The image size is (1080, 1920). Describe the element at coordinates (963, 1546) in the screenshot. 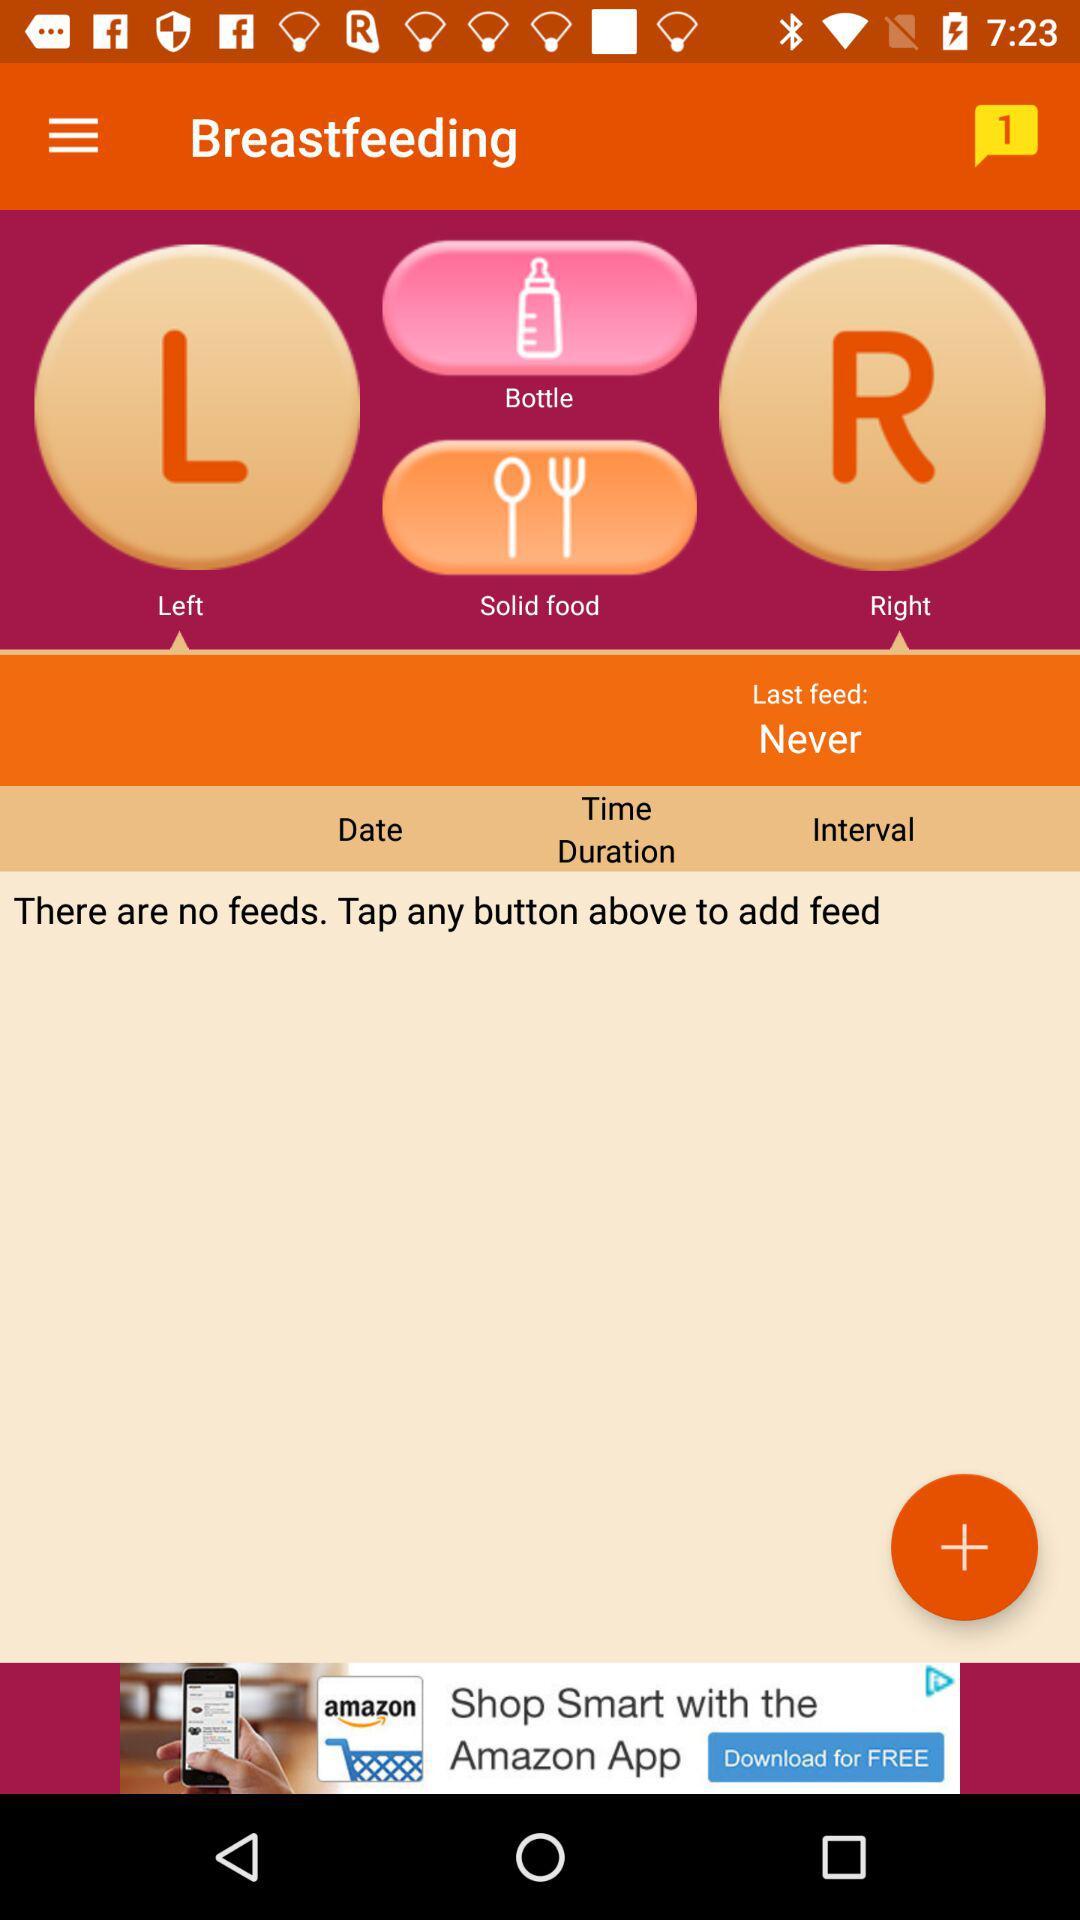

I see `the add icon` at that location.